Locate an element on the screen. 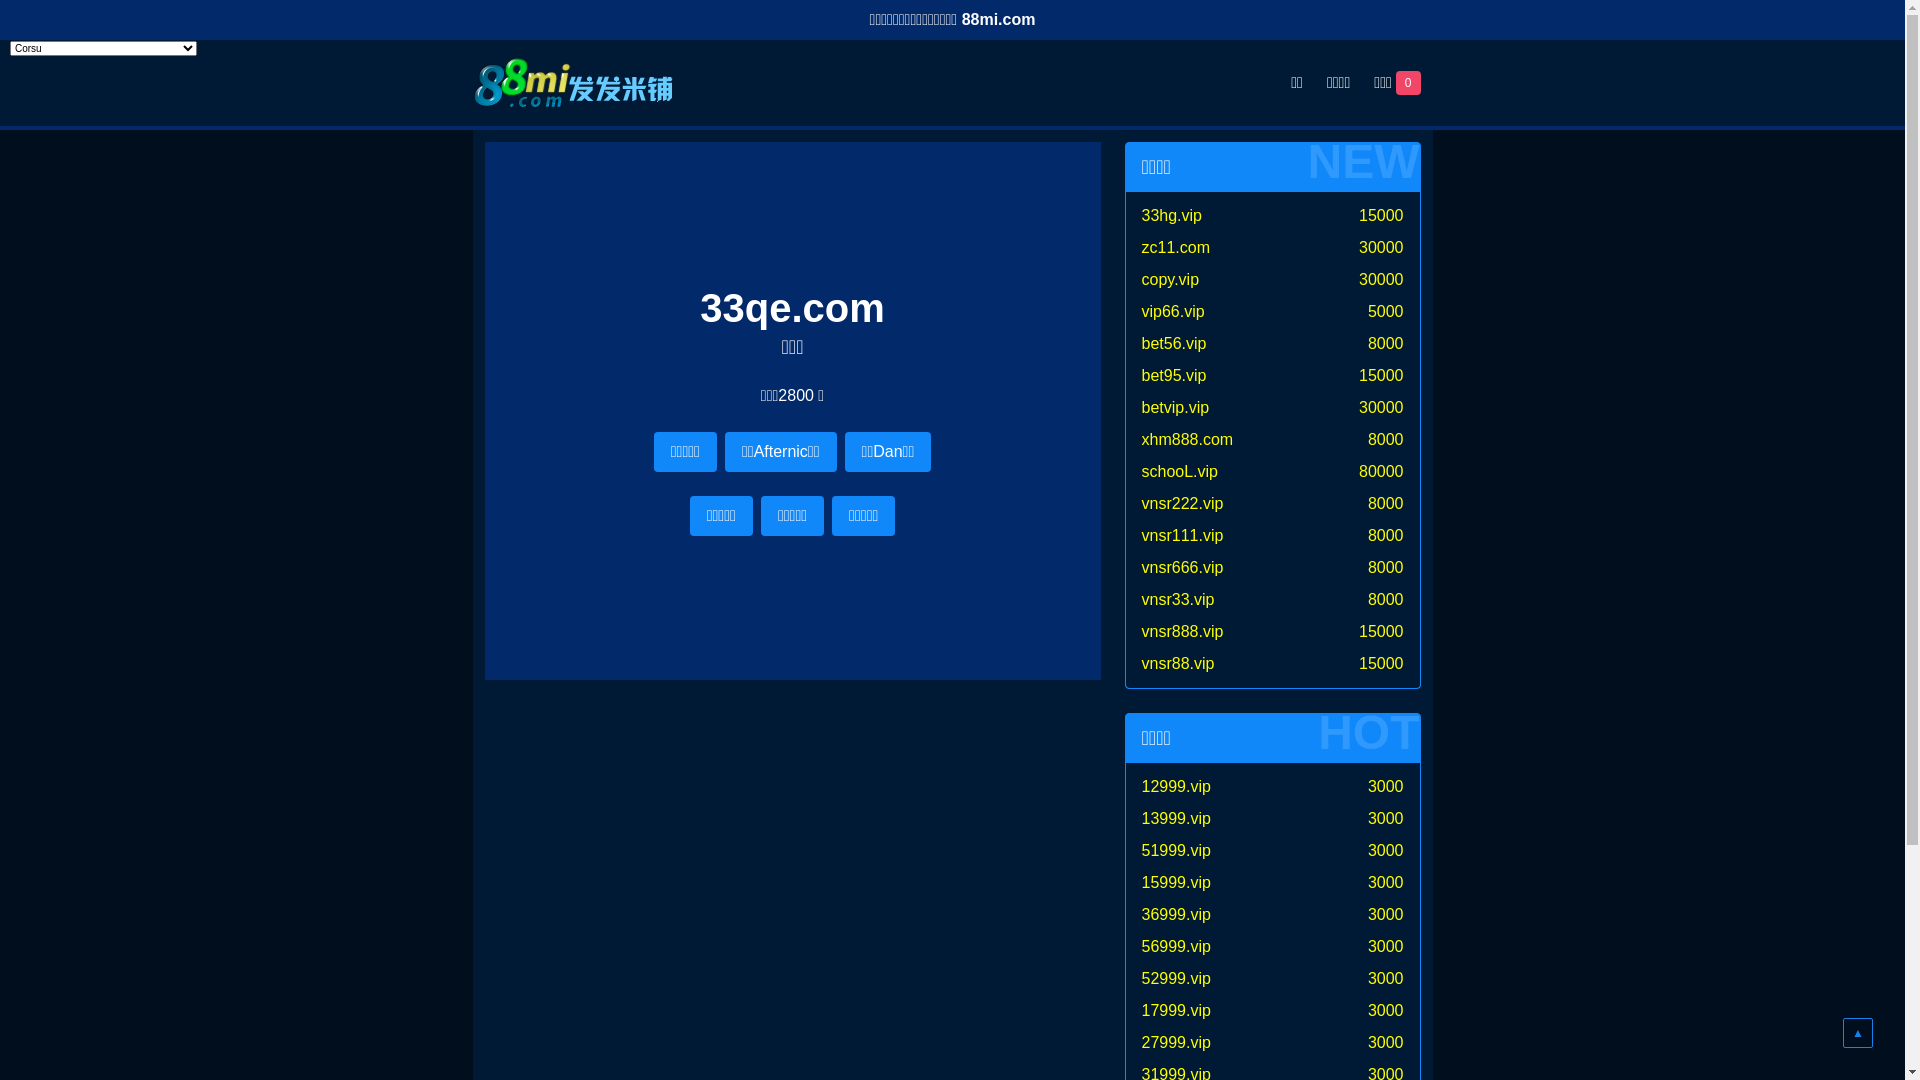  '15999.vip' is located at coordinates (1176, 881).